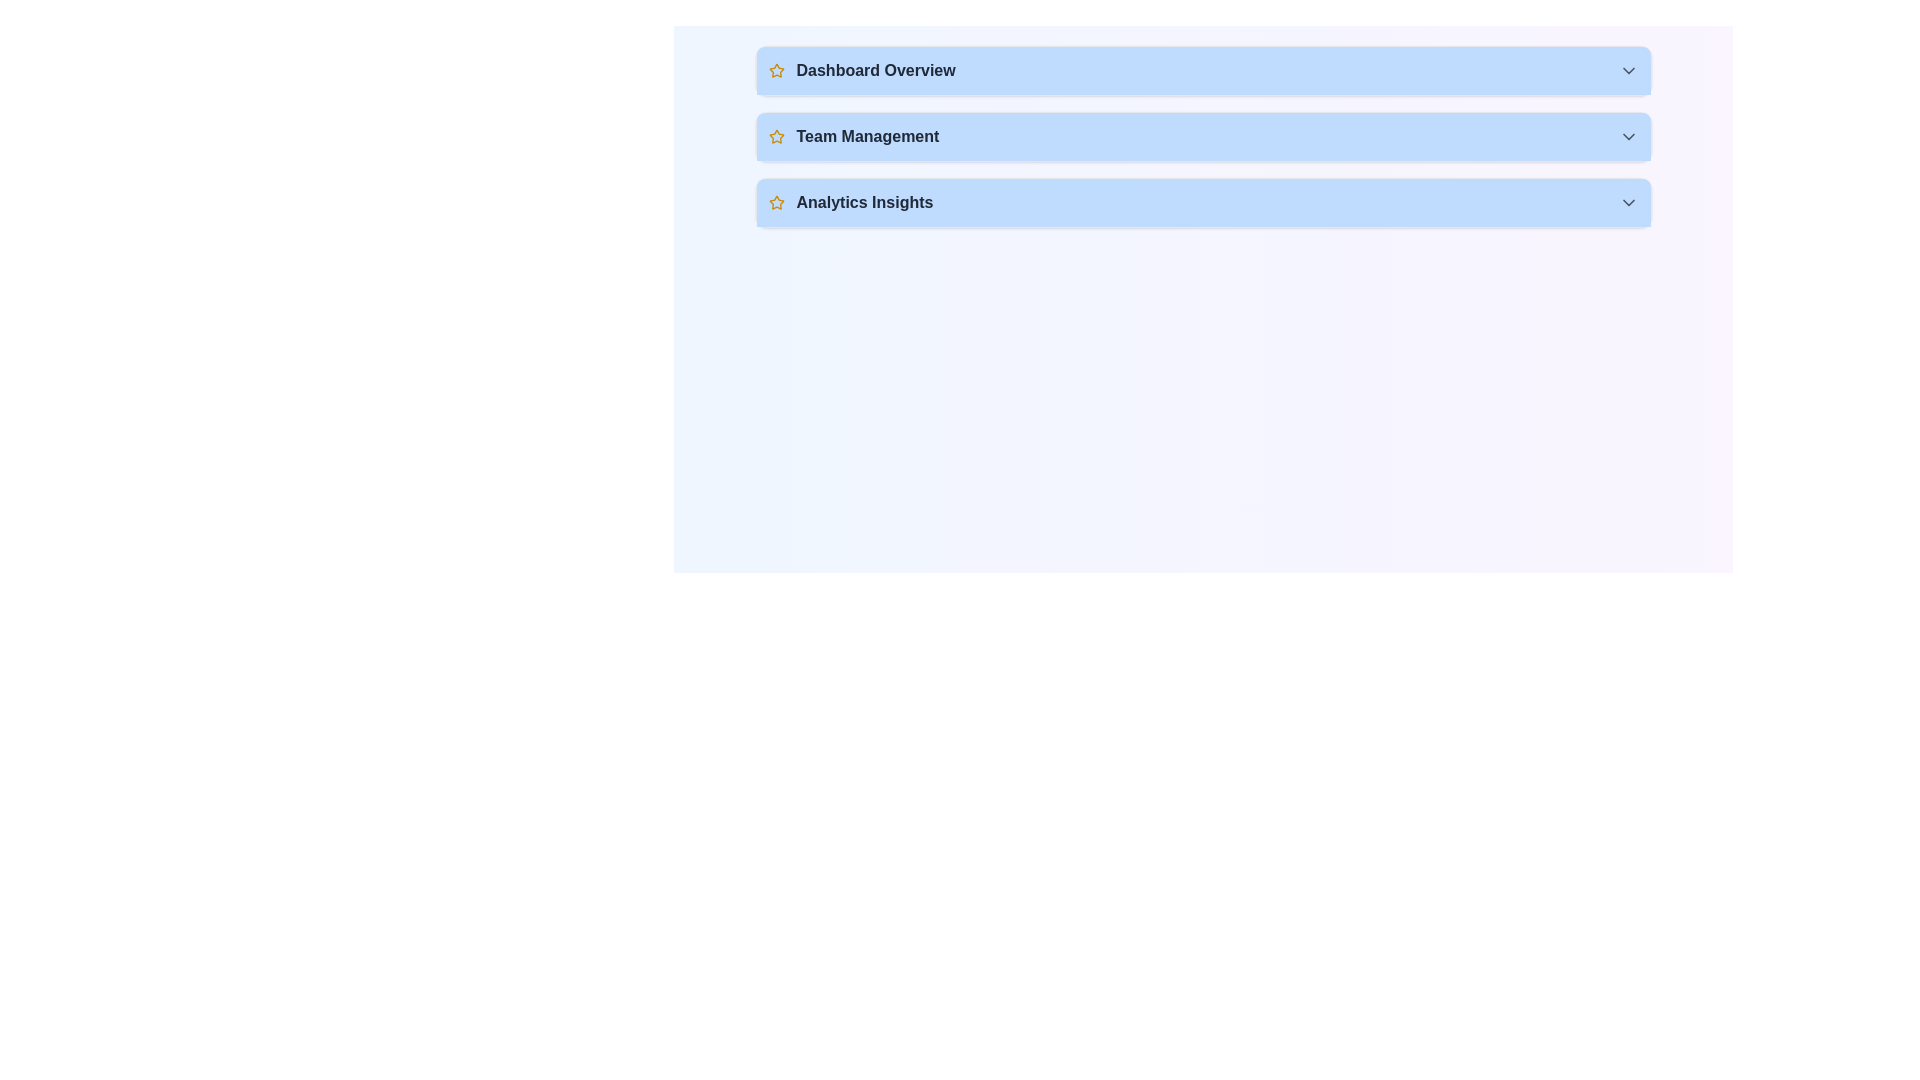 This screenshot has height=1080, width=1920. Describe the element at coordinates (854, 136) in the screenshot. I see `the 'Team Management' menu item, which displays bold black text and a yellow star icon on a light blue background` at that location.